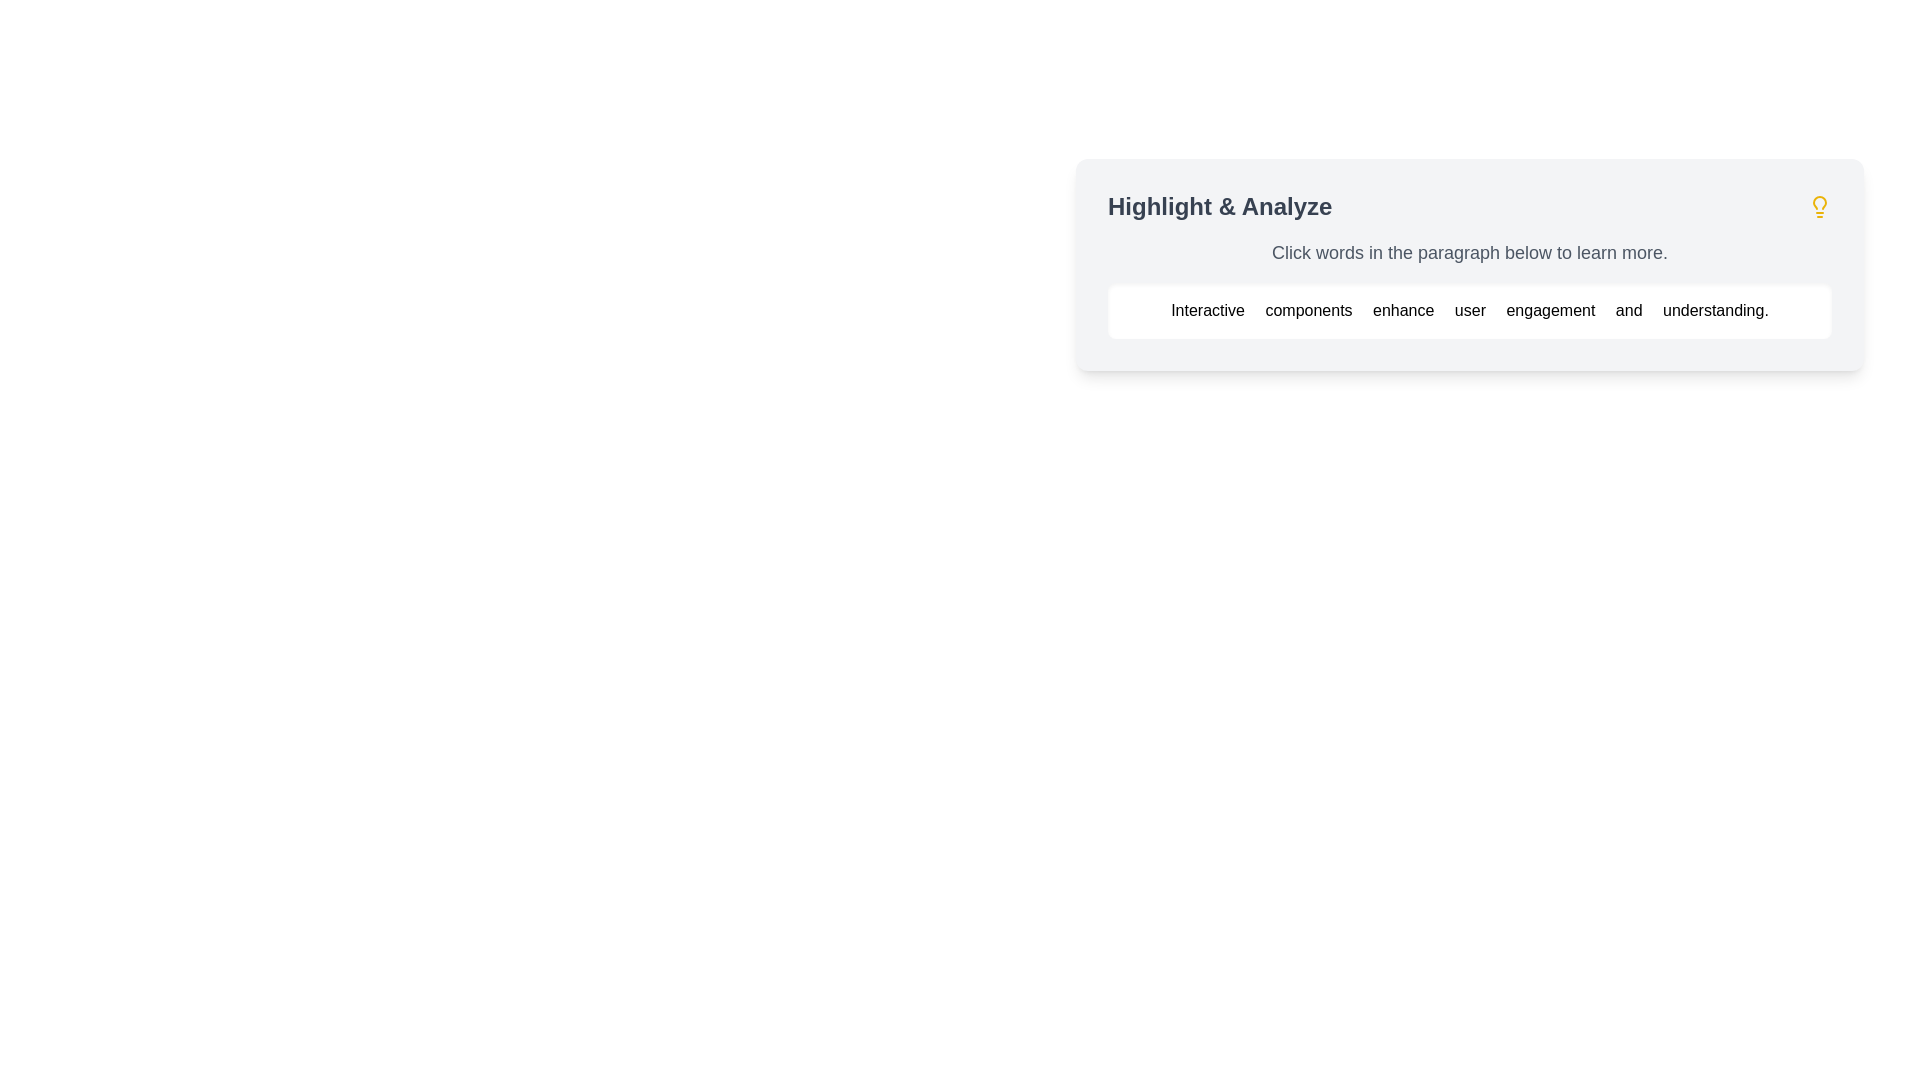 The height and width of the screenshot is (1080, 1920). I want to click on the Instructional Panel, so click(1469, 264).